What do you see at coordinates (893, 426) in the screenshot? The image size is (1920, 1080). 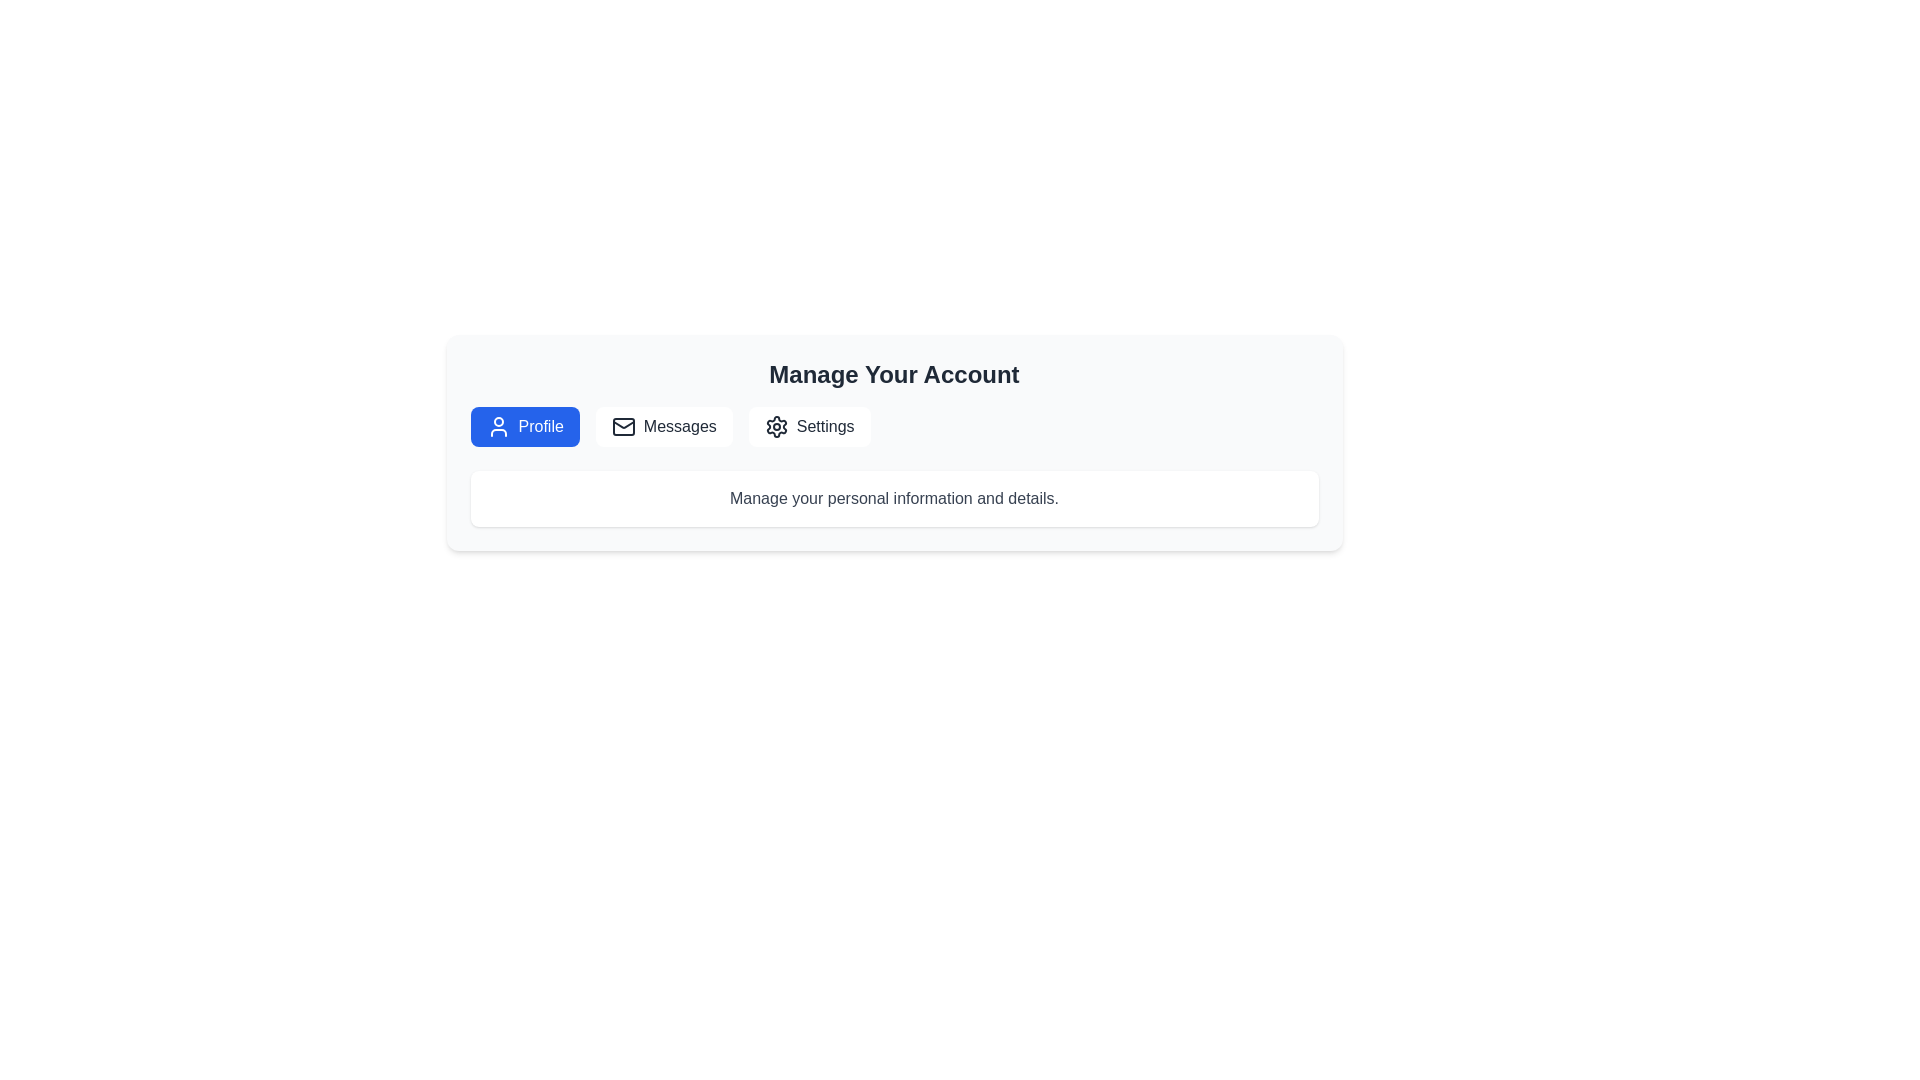 I see `the 'Messages' button in the horizontal navigation group located under the title 'Manage Your Account'` at bounding box center [893, 426].